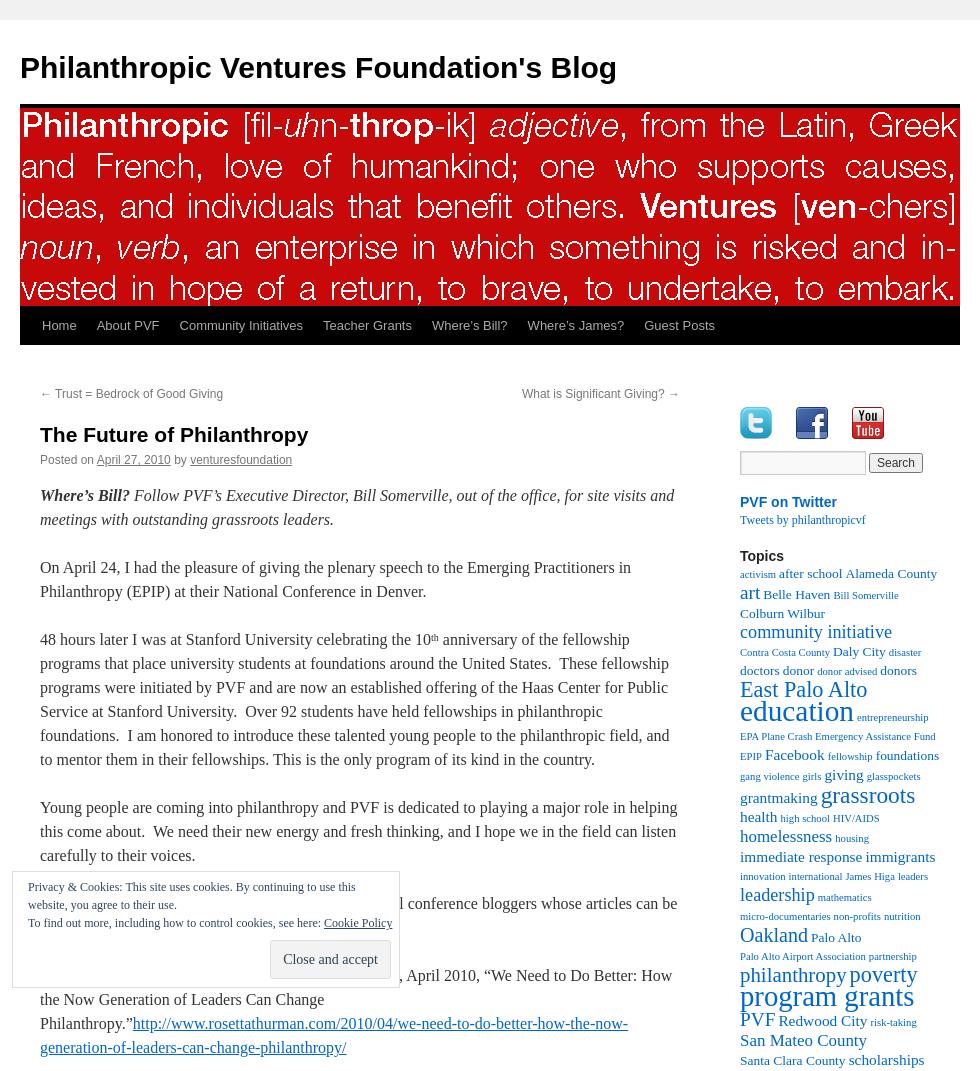  I want to click on 'PVF', so click(757, 1019).